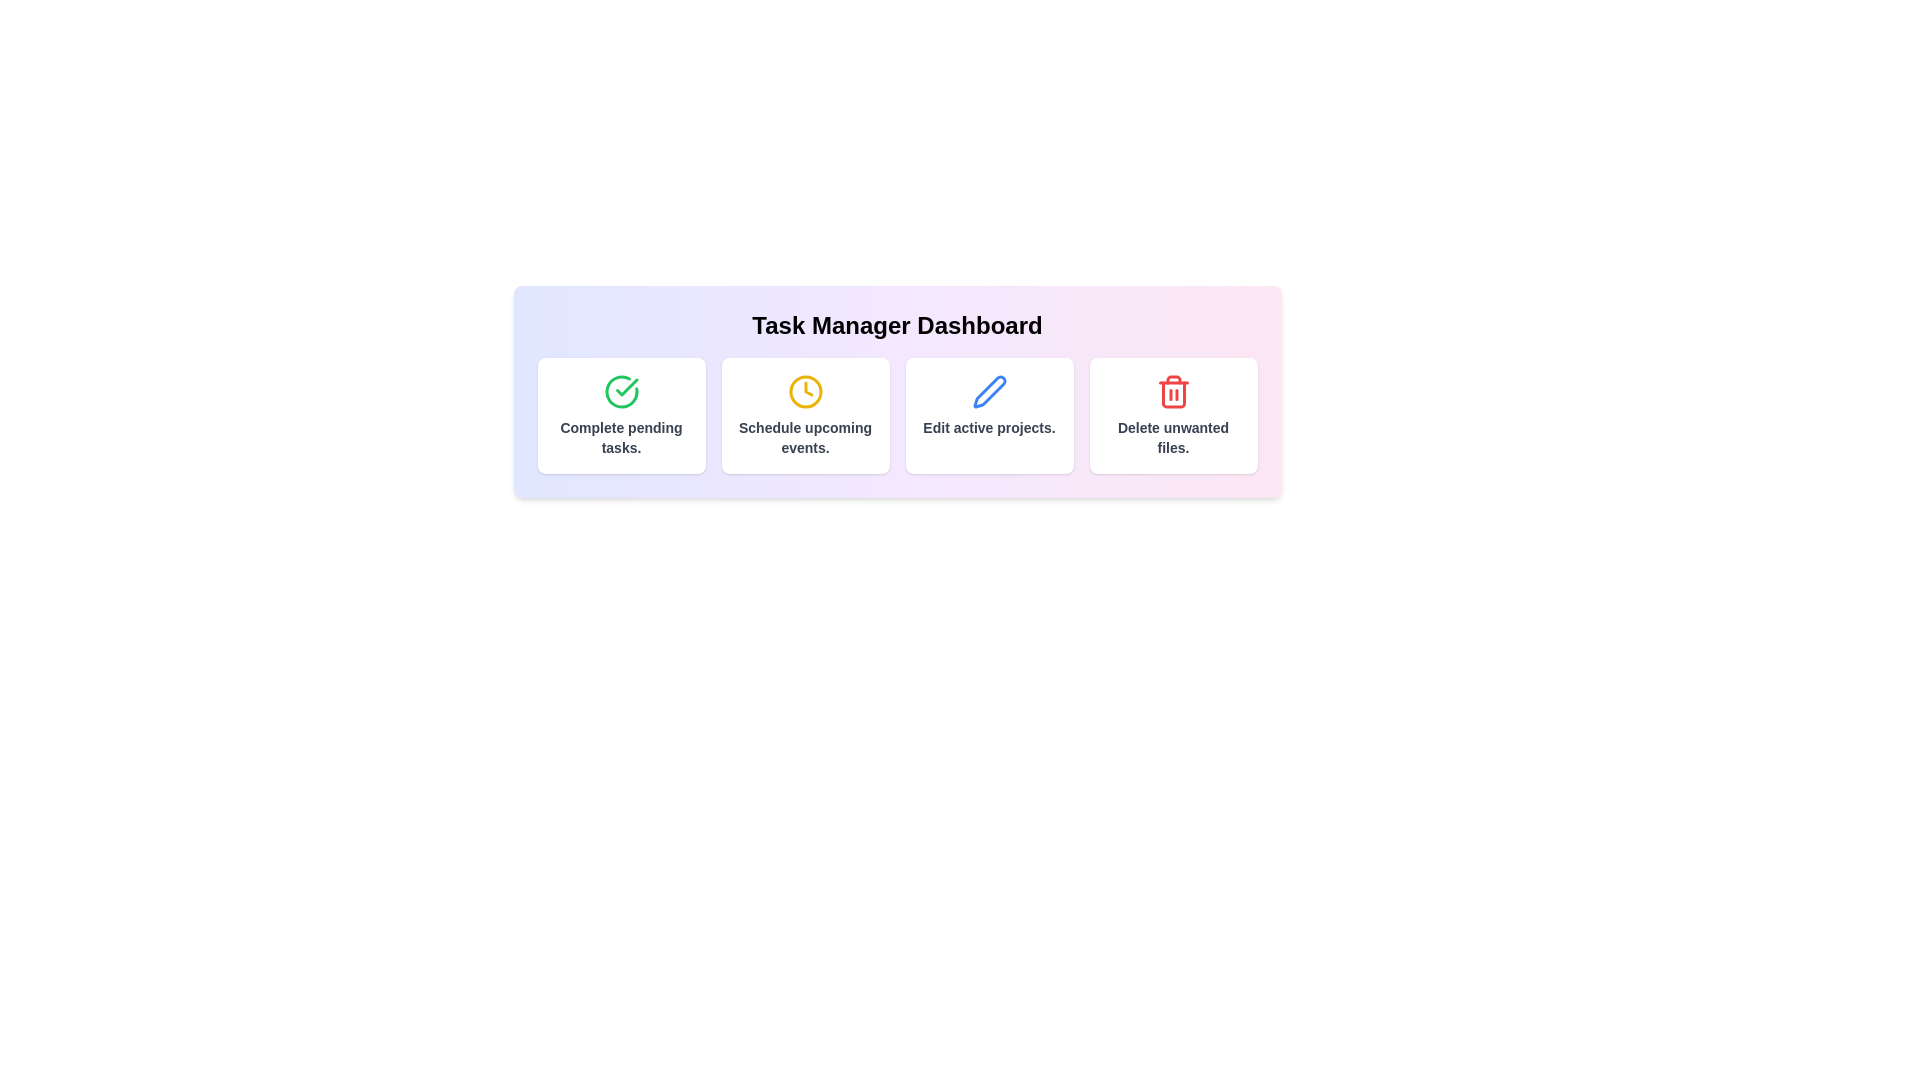 This screenshot has width=1920, height=1080. I want to click on the project editing button located in the third position of the grid layout, between the 'Schedule upcoming events' card and the 'Delete unwanted files' card for keyboard interaction, so click(896, 415).